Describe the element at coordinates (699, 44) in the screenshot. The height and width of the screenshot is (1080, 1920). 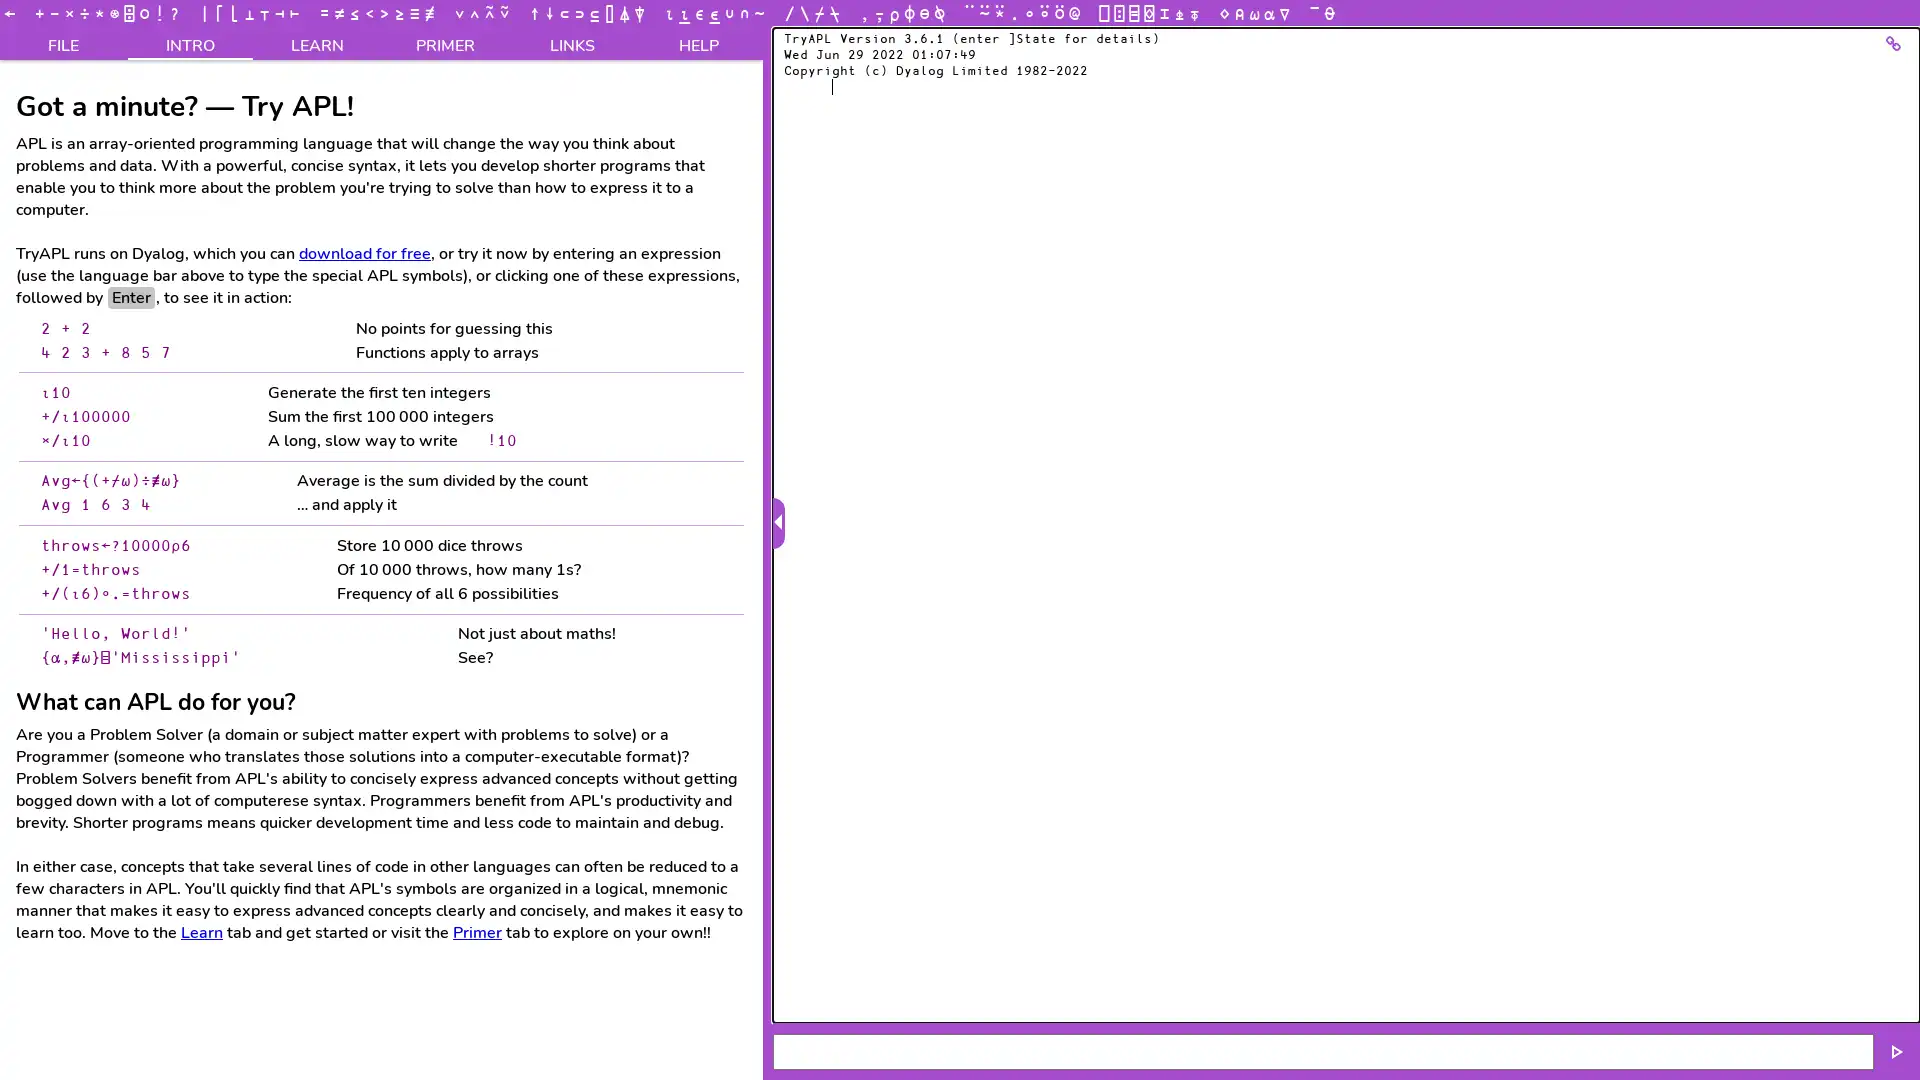
I see `HELP` at that location.